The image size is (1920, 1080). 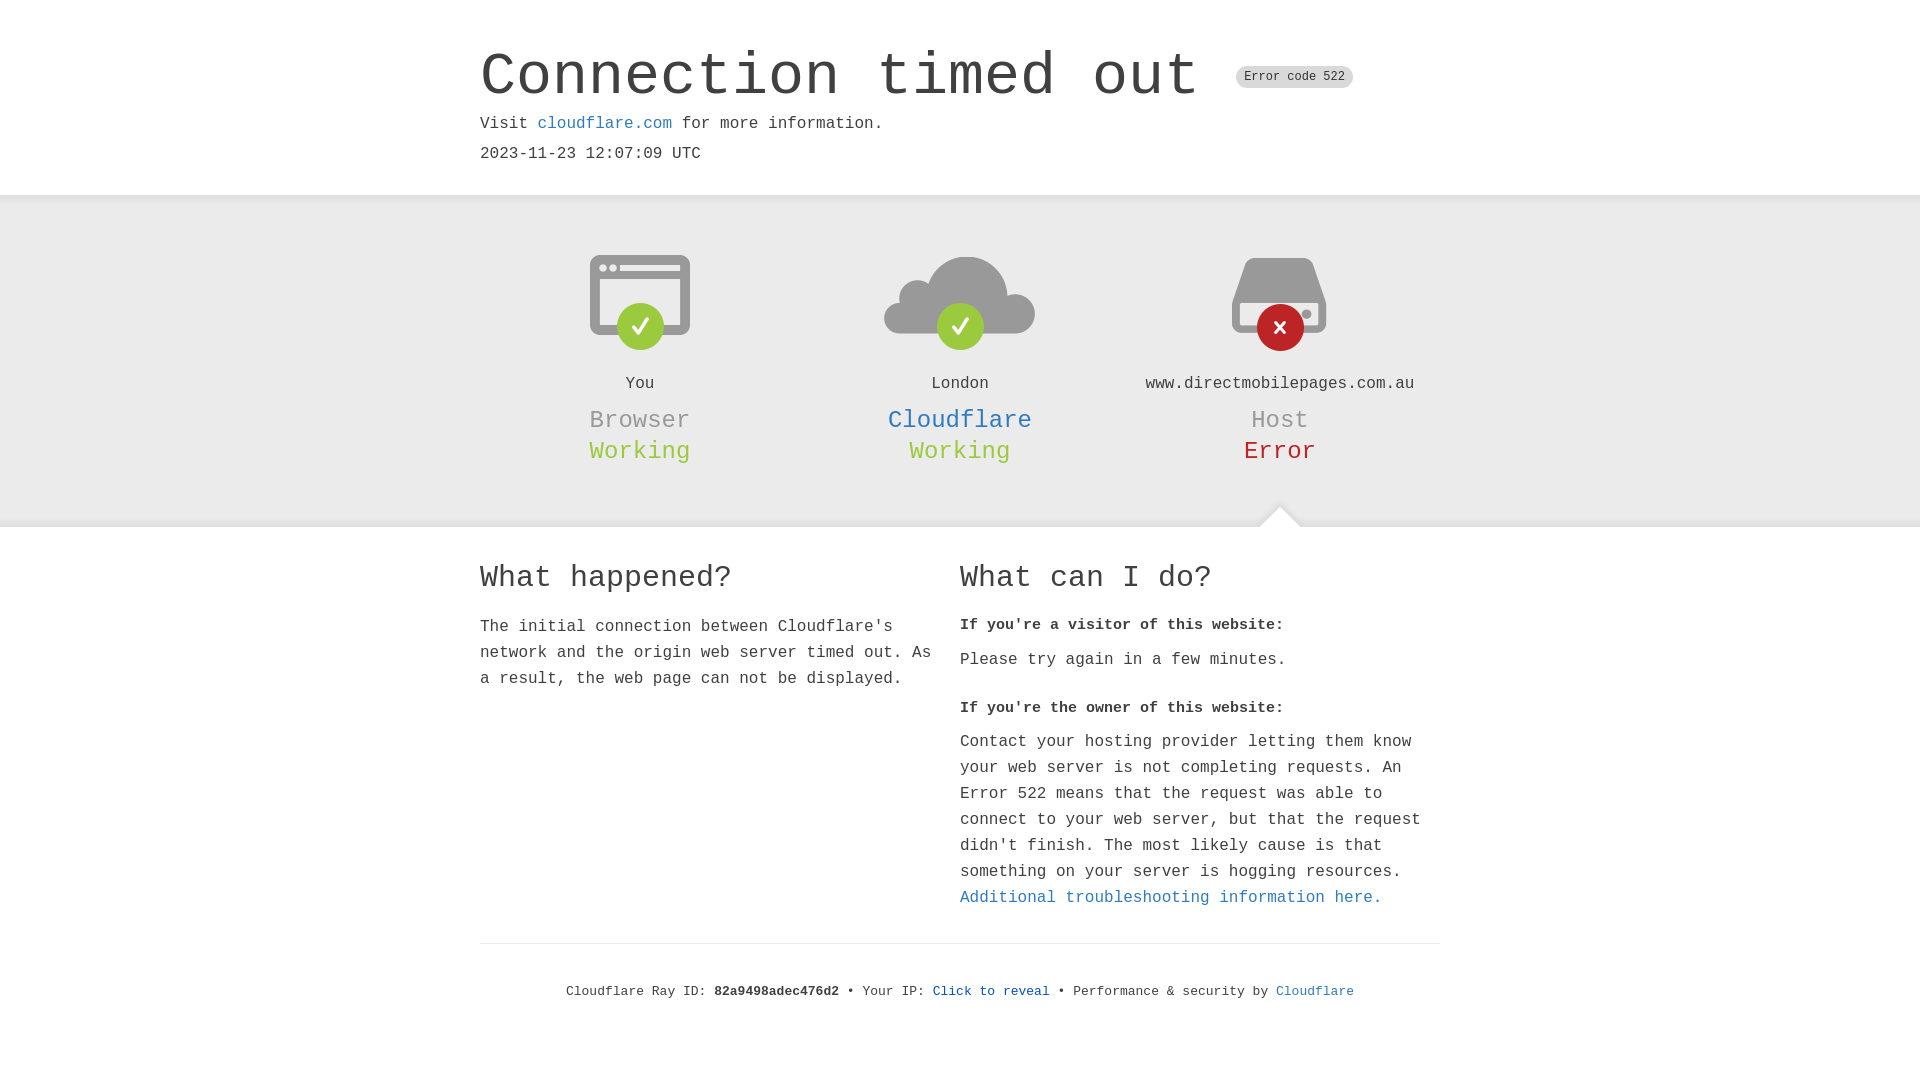 What do you see at coordinates (991, 991) in the screenshot?
I see `'Click to reveal'` at bounding box center [991, 991].